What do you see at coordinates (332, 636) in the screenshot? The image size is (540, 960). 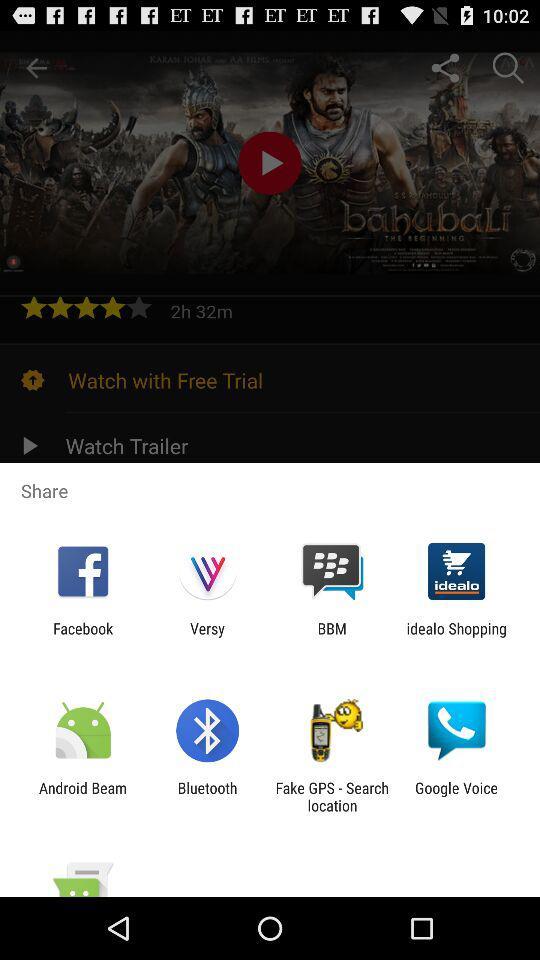 I see `the app next to versy icon` at bounding box center [332, 636].